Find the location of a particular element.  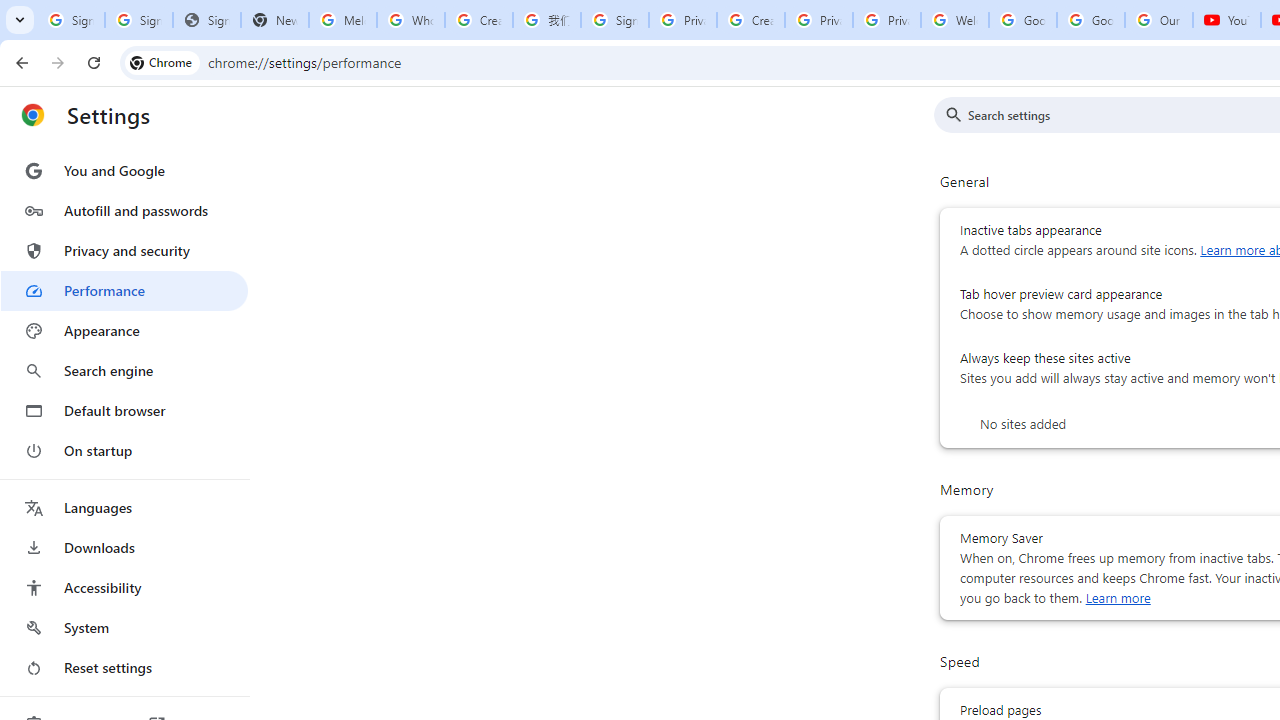

'Who is my administrator? - Google Account Help' is located at coordinates (410, 20).